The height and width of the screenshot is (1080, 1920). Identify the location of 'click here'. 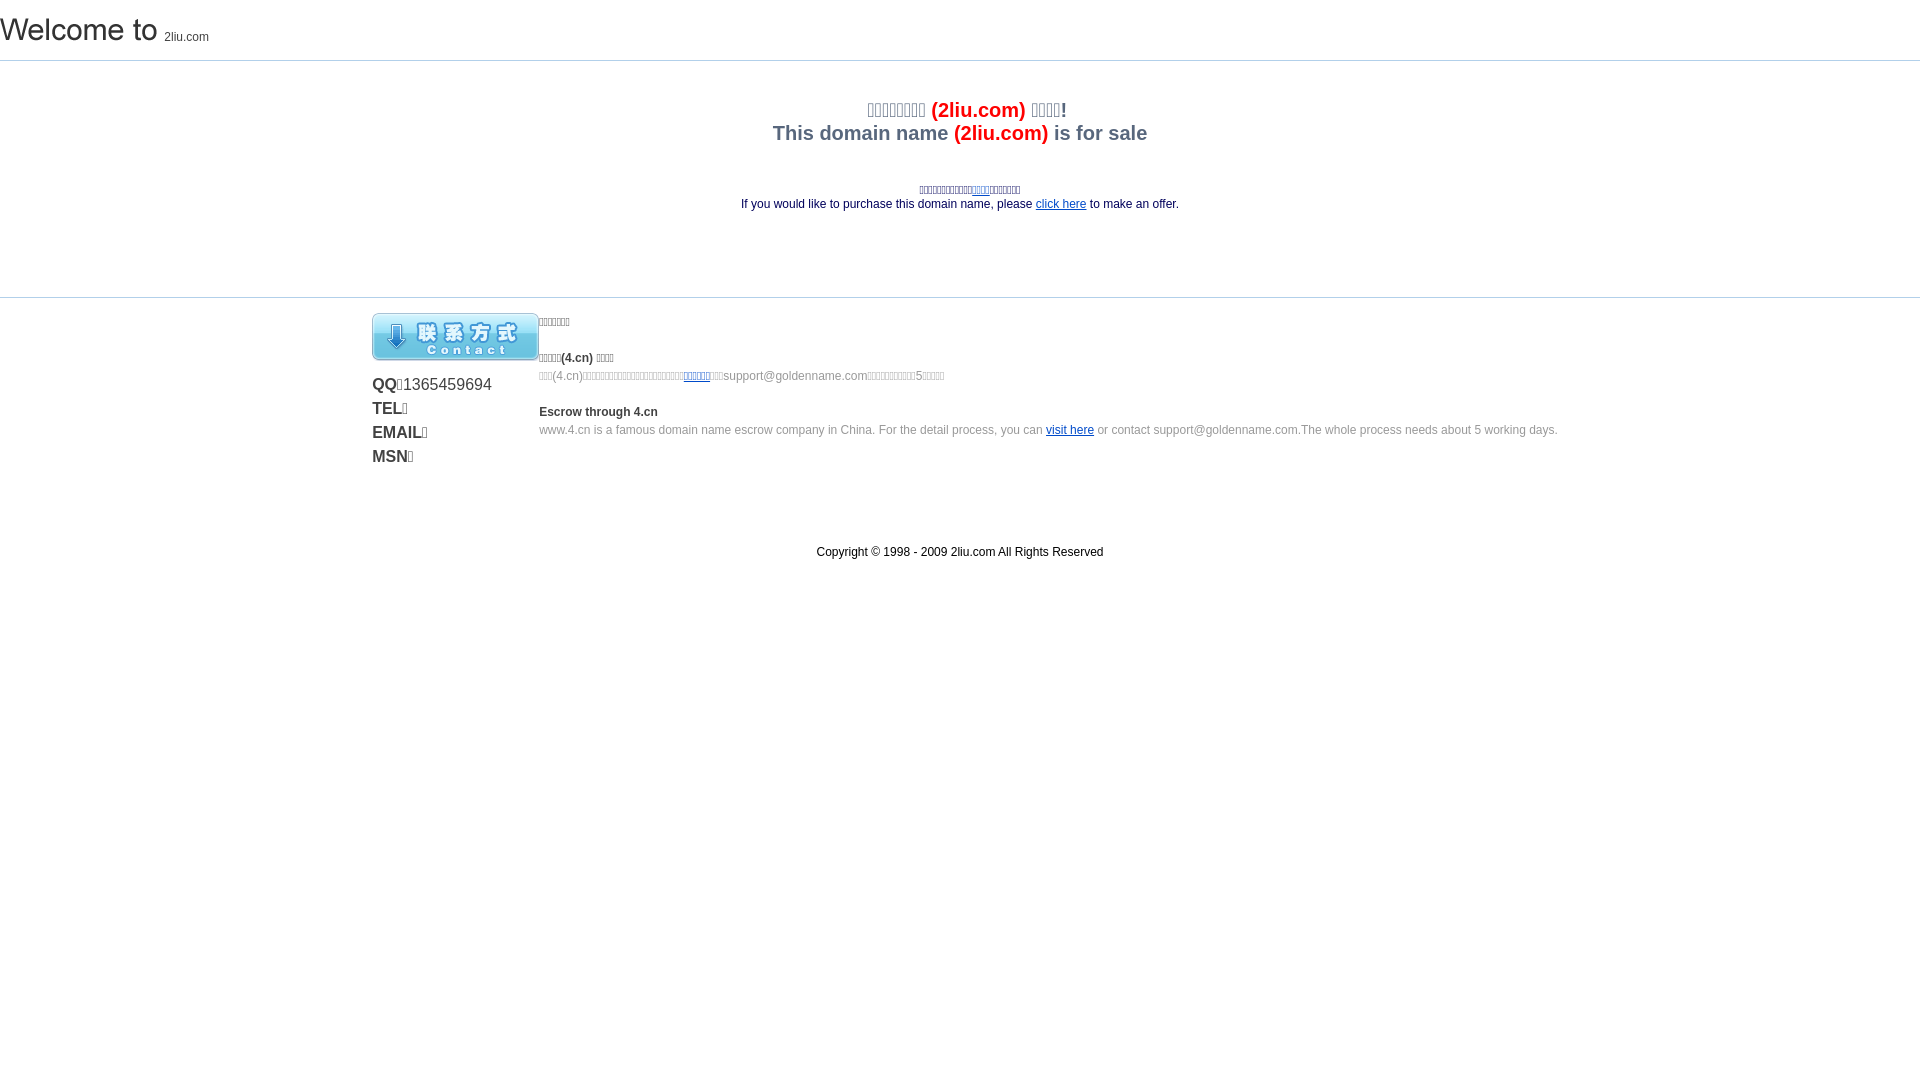
(1060, 204).